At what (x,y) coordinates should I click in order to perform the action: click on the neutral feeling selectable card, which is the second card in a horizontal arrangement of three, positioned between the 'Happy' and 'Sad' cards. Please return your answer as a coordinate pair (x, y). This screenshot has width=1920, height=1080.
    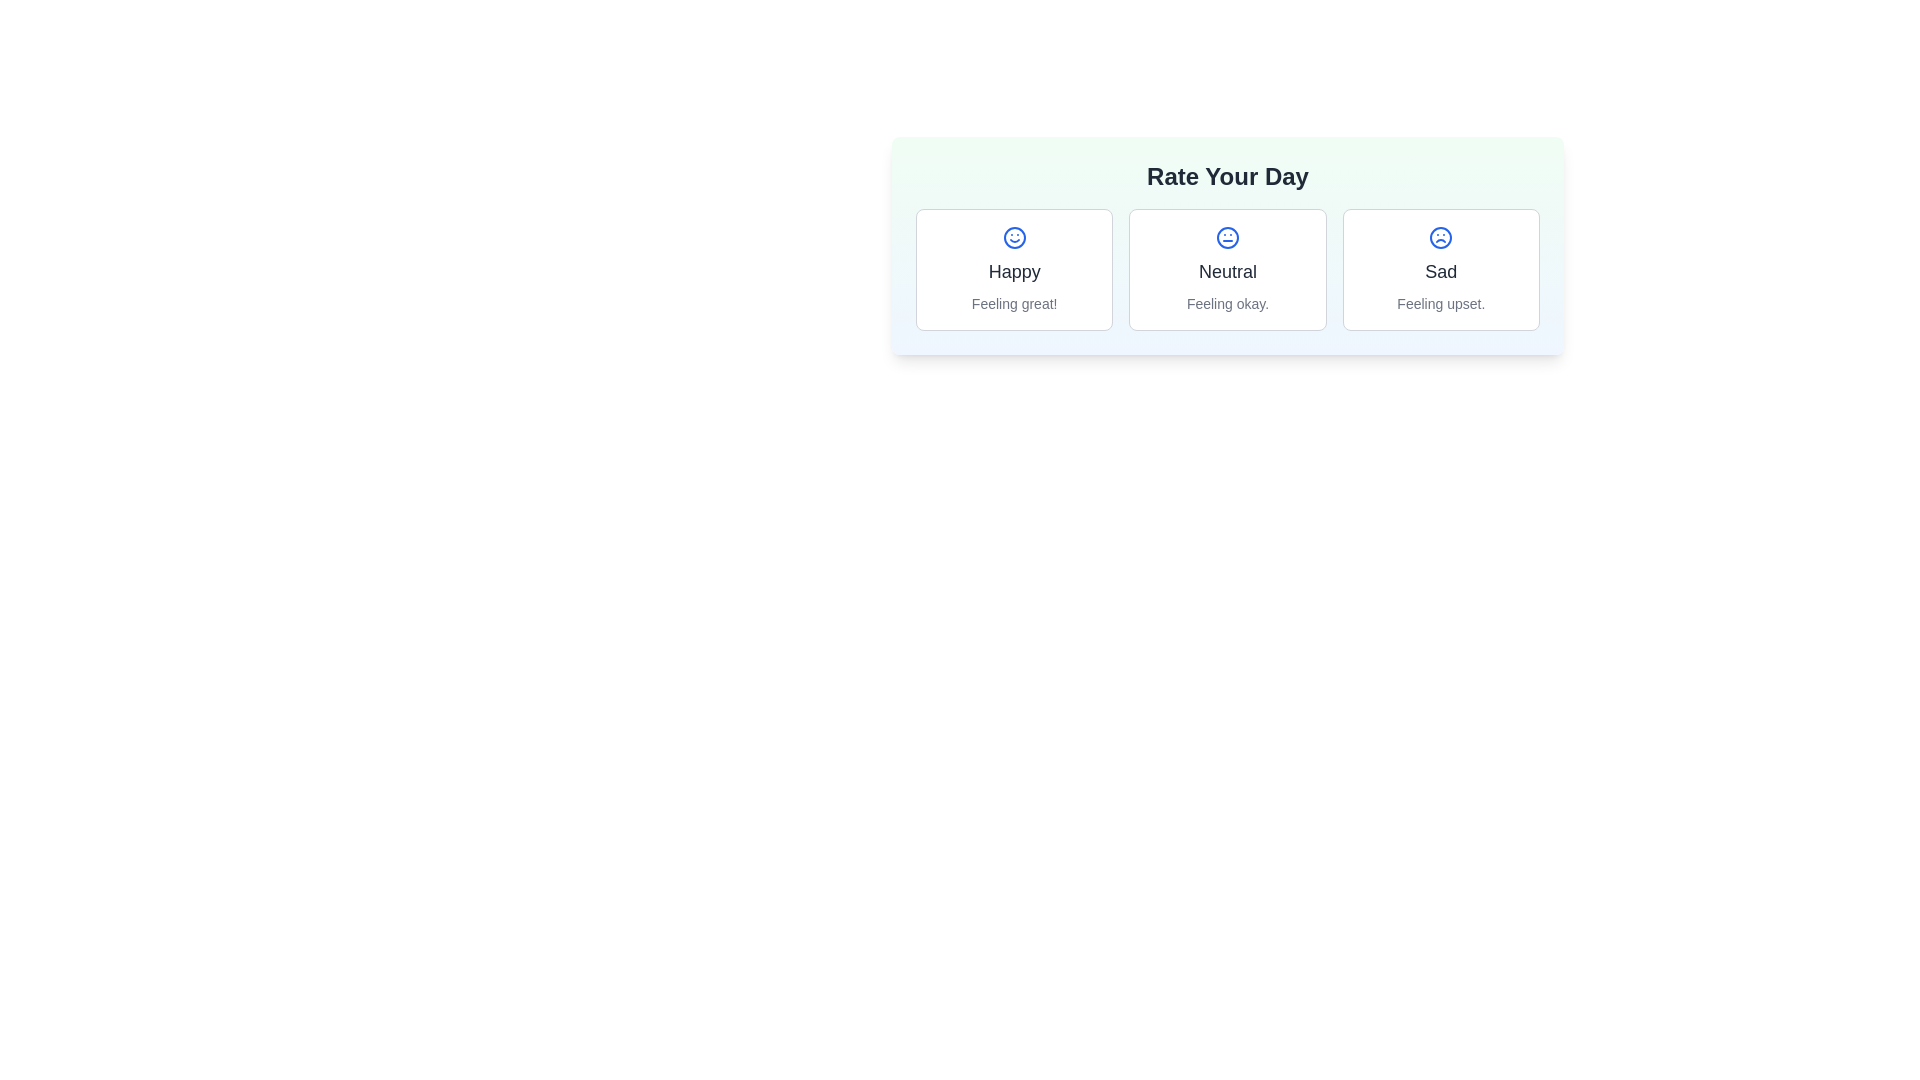
    Looking at the image, I should click on (1227, 270).